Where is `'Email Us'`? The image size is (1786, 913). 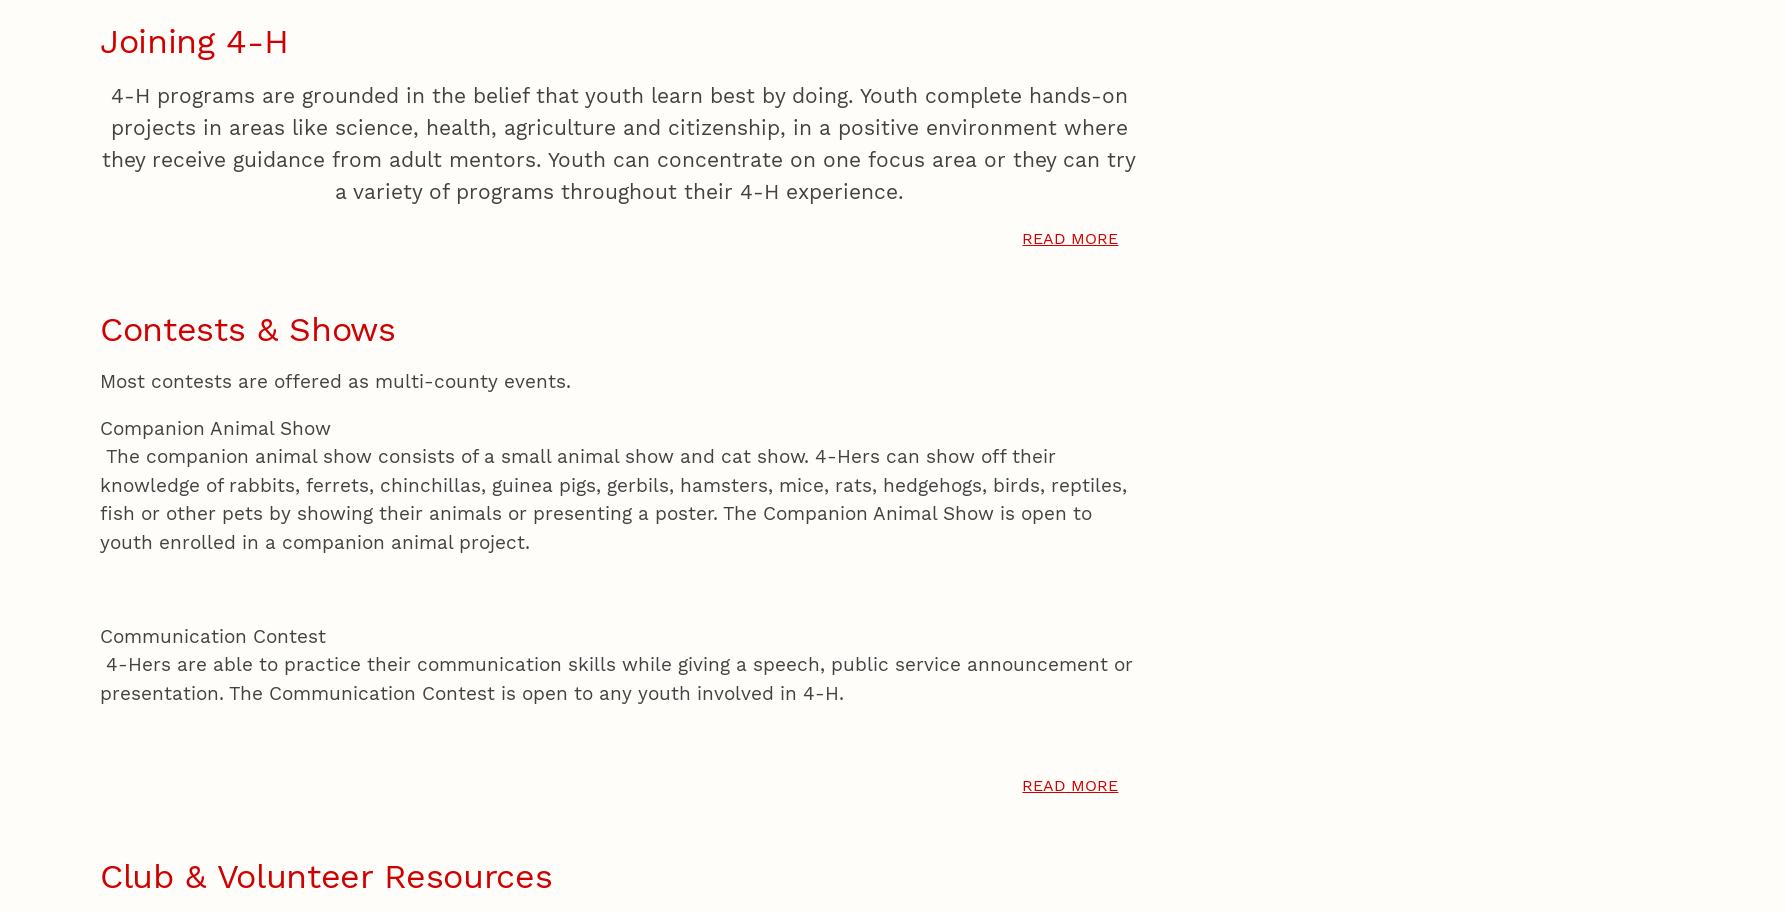
'Email Us' is located at coordinates (1689, 136).